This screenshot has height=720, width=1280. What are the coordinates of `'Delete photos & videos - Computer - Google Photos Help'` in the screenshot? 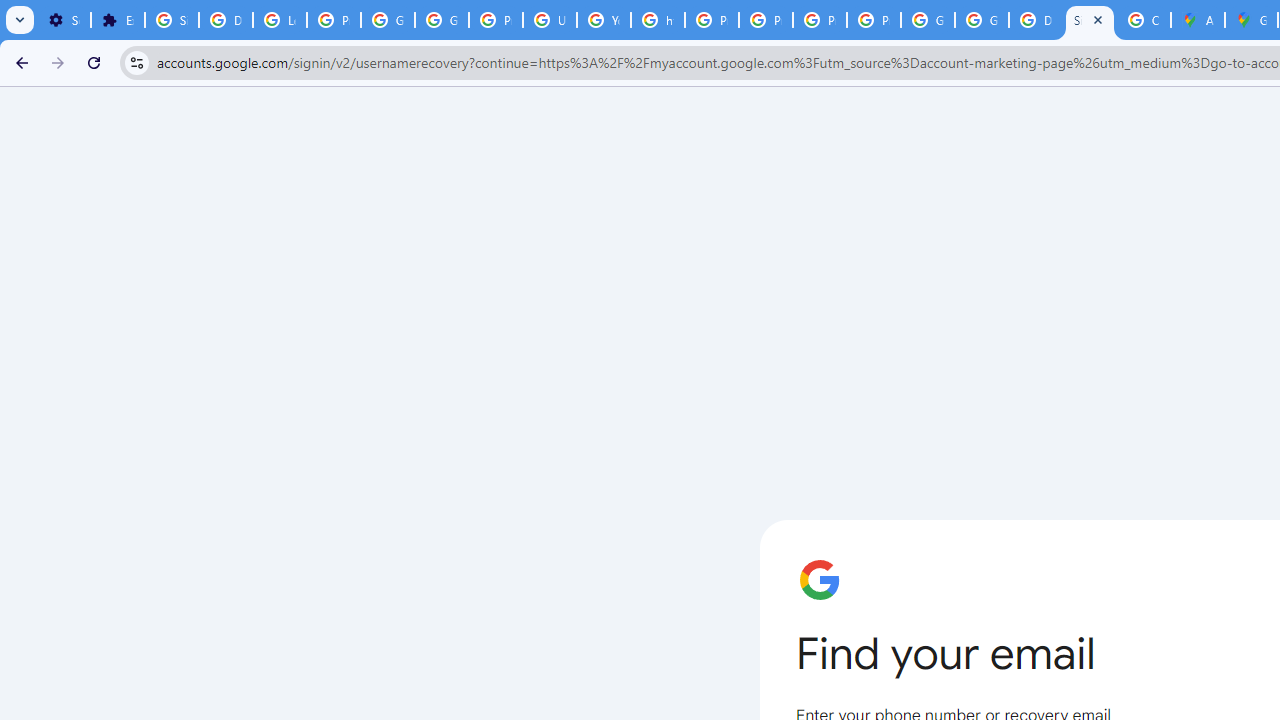 It's located at (225, 20).